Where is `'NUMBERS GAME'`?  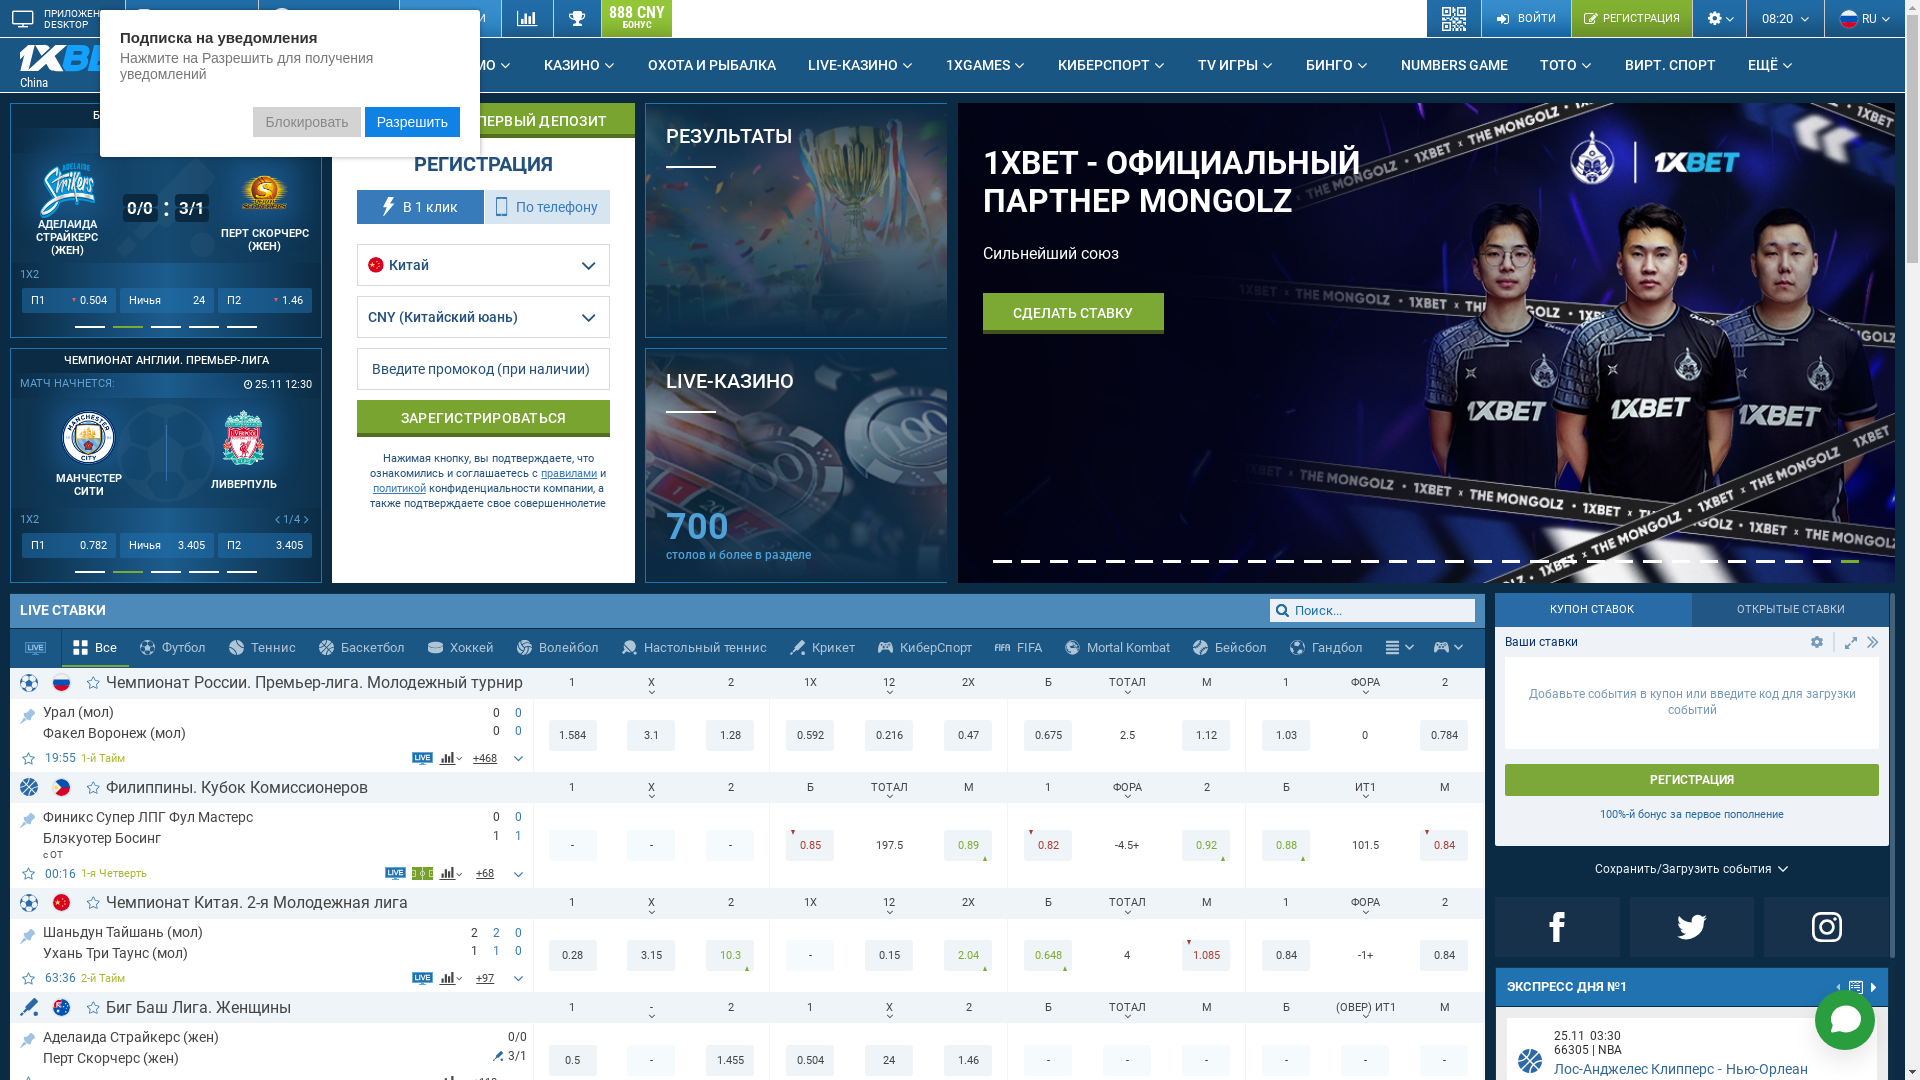 'NUMBERS GAME' is located at coordinates (1454, 64).